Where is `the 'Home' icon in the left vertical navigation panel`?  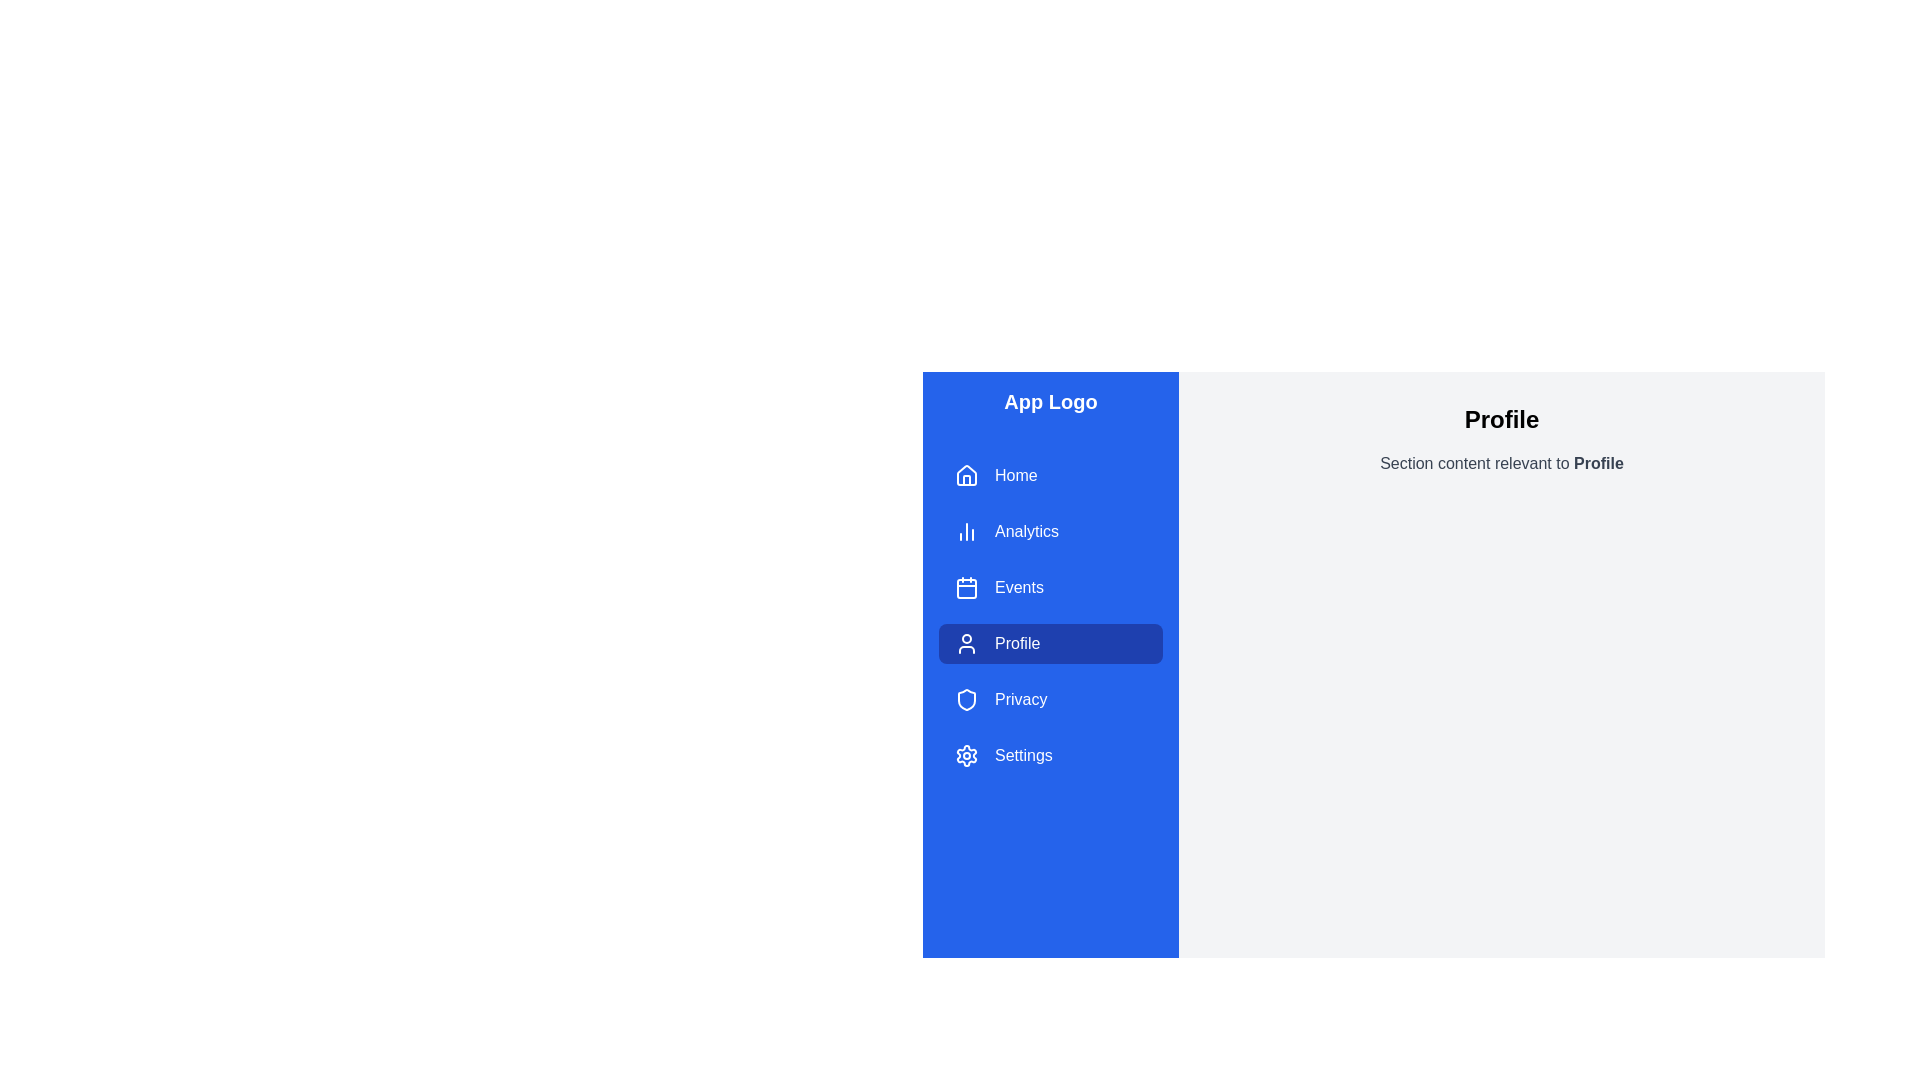 the 'Home' icon in the left vertical navigation panel is located at coordinates (966, 474).